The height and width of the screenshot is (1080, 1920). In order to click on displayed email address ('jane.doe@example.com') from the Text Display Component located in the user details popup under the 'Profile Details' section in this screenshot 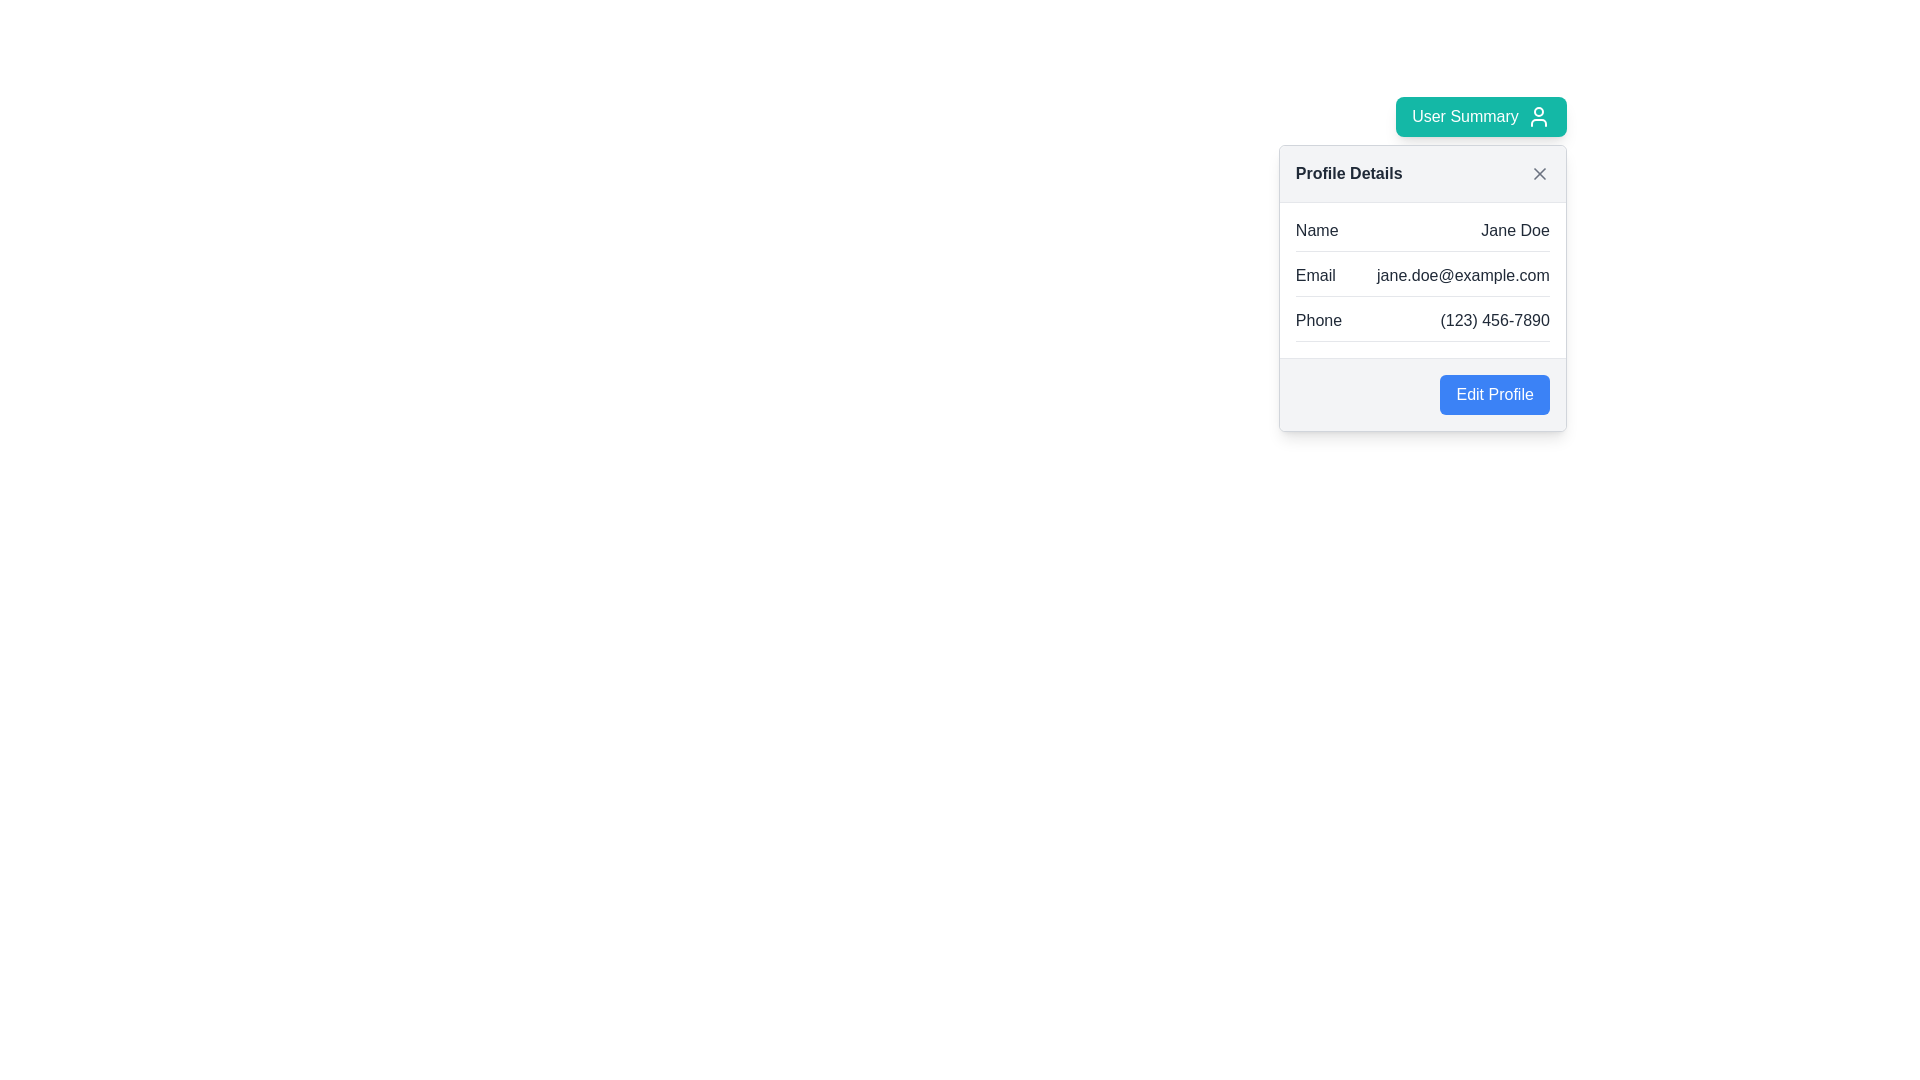, I will do `click(1421, 280)`.